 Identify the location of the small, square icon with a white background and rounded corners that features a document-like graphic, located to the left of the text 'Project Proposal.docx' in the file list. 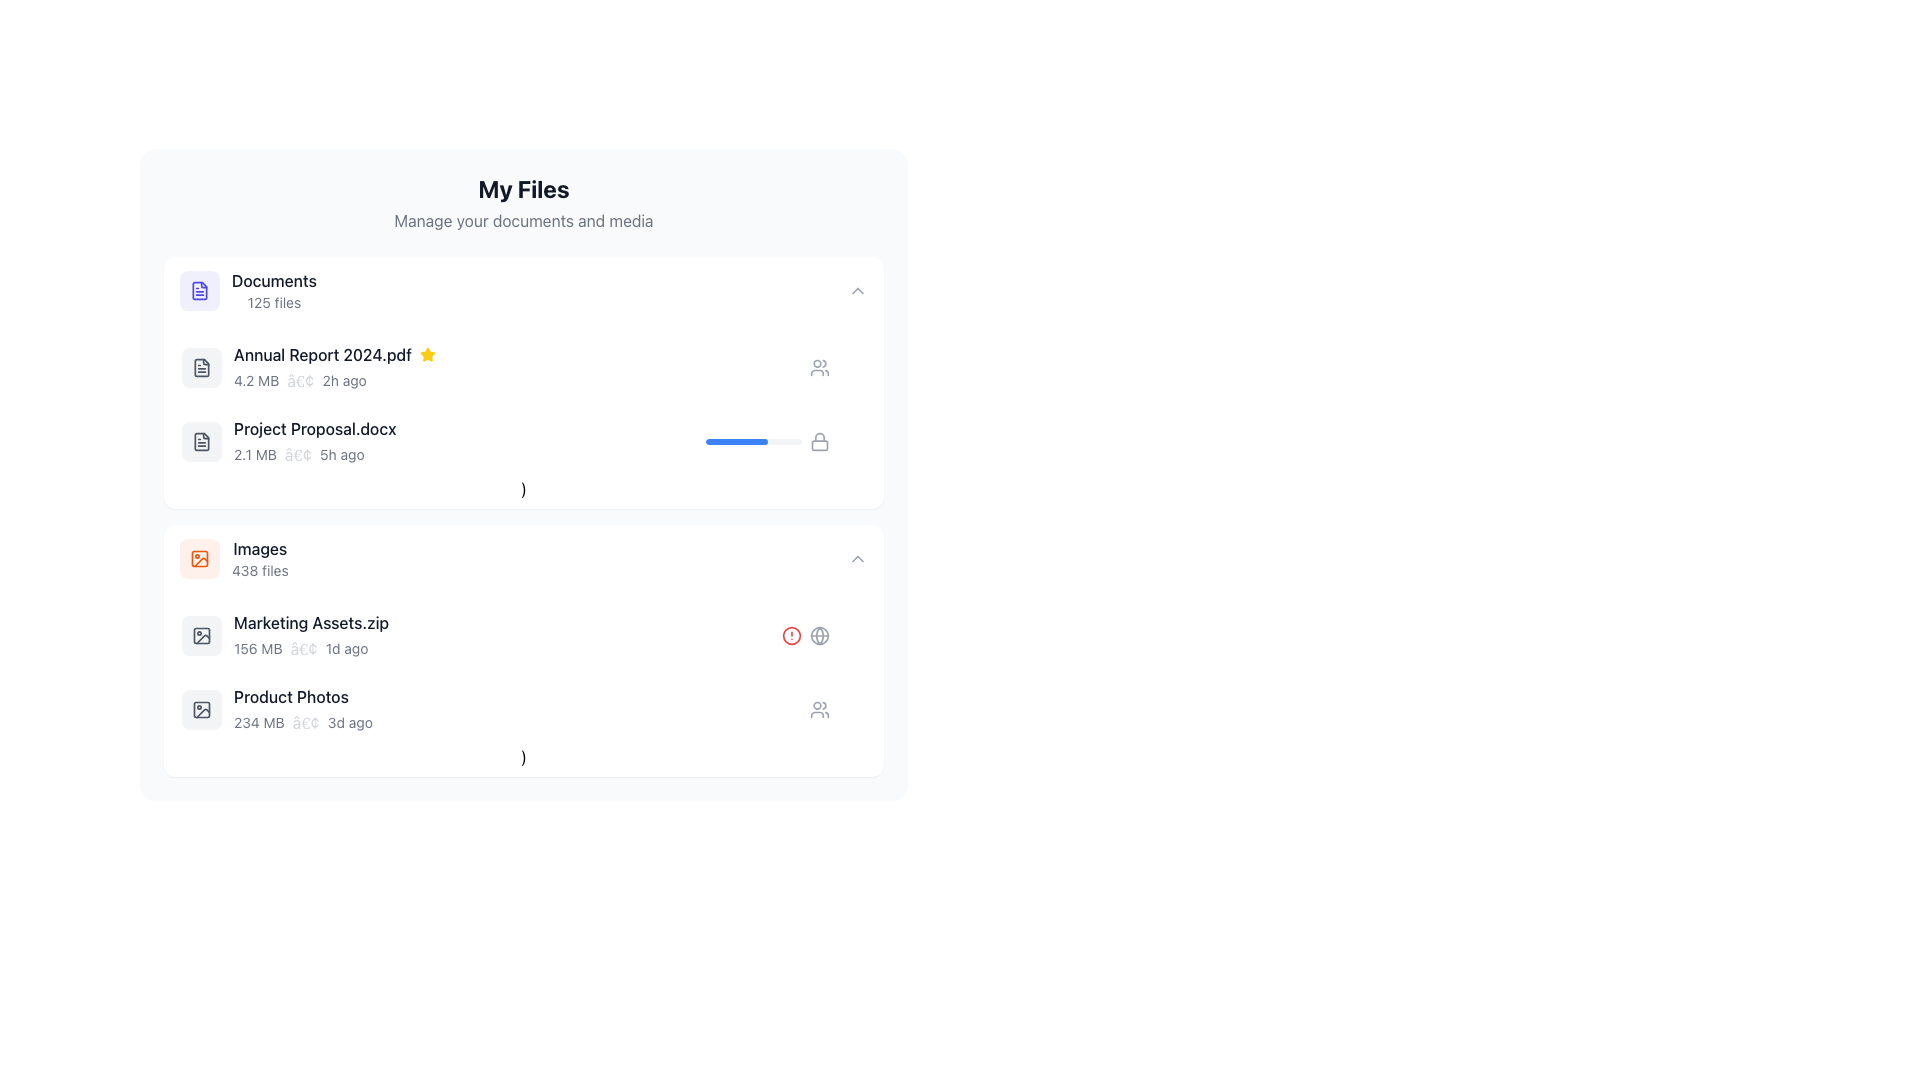
(201, 441).